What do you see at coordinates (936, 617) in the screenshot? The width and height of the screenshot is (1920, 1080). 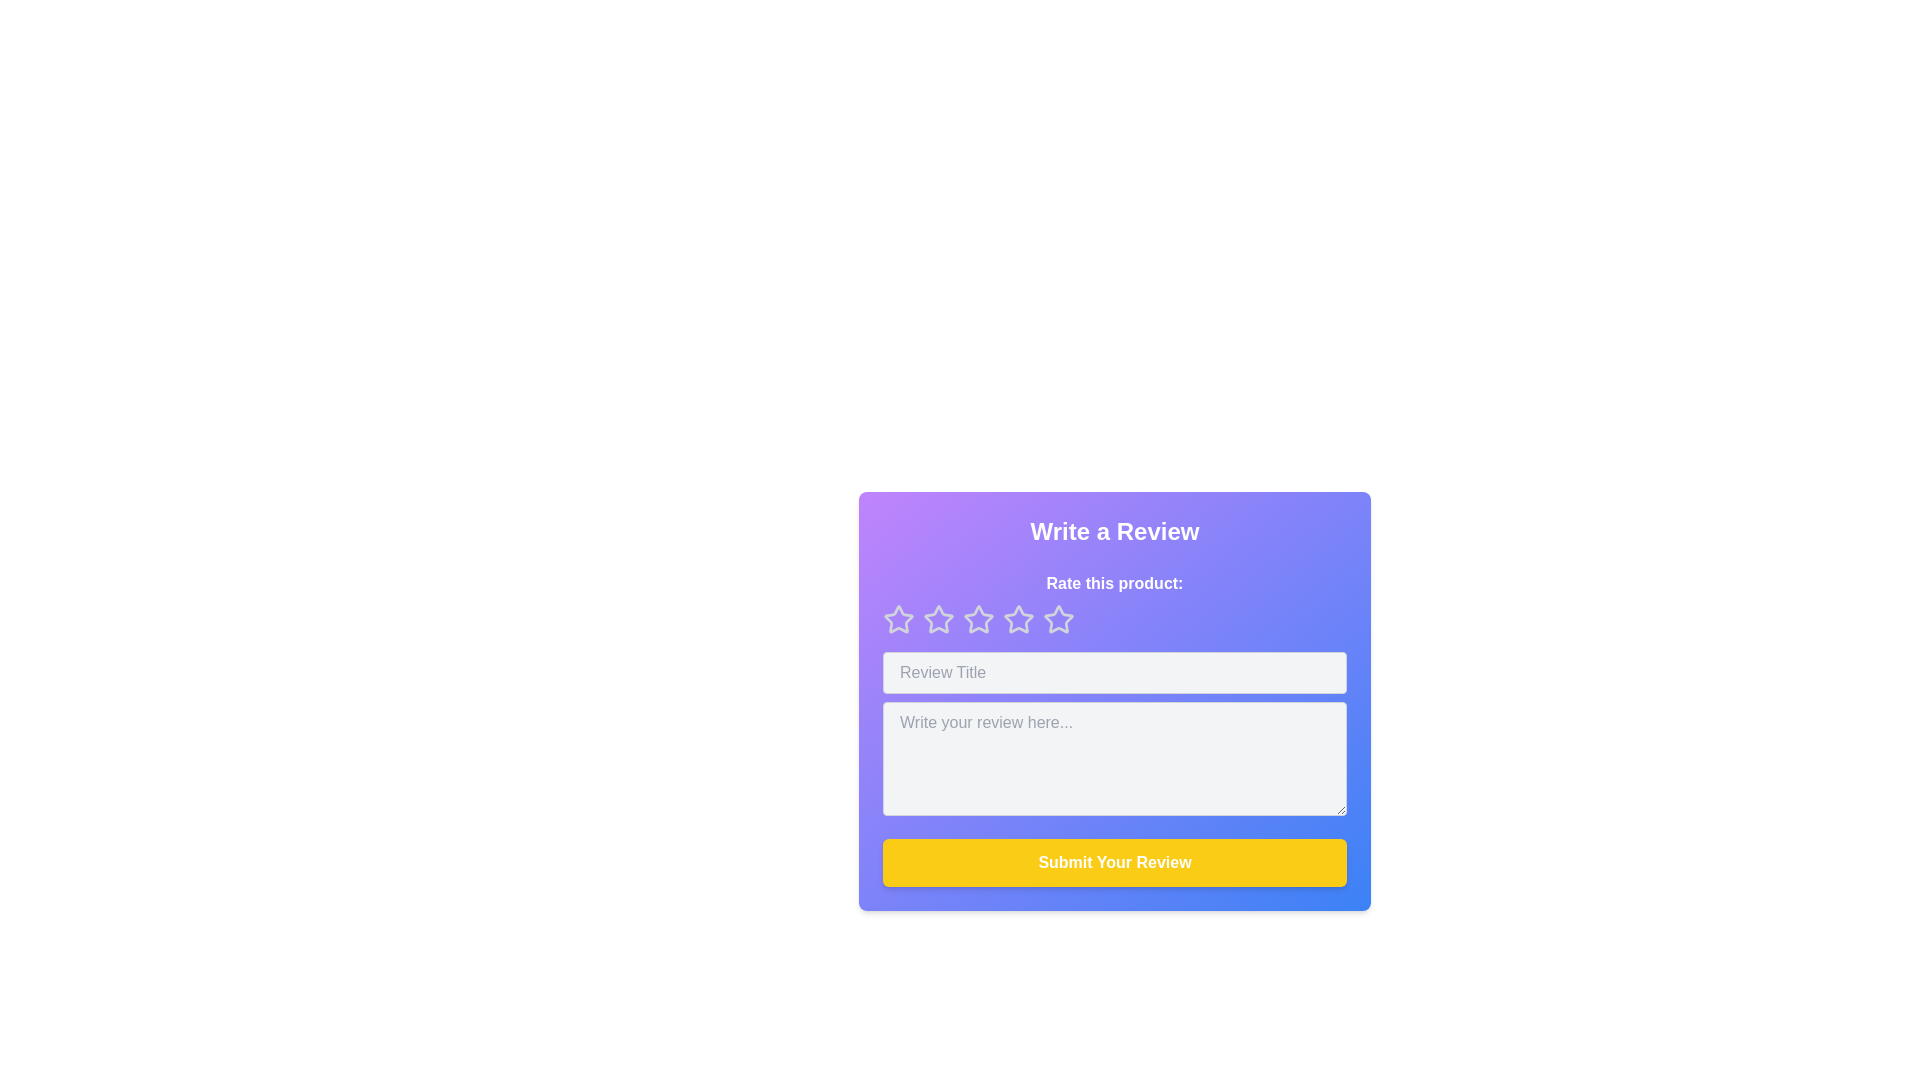 I see `the first star icon in the rating row to give a one-star rating, located just beneath the 'Rate this product:' text` at bounding box center [936, 617].